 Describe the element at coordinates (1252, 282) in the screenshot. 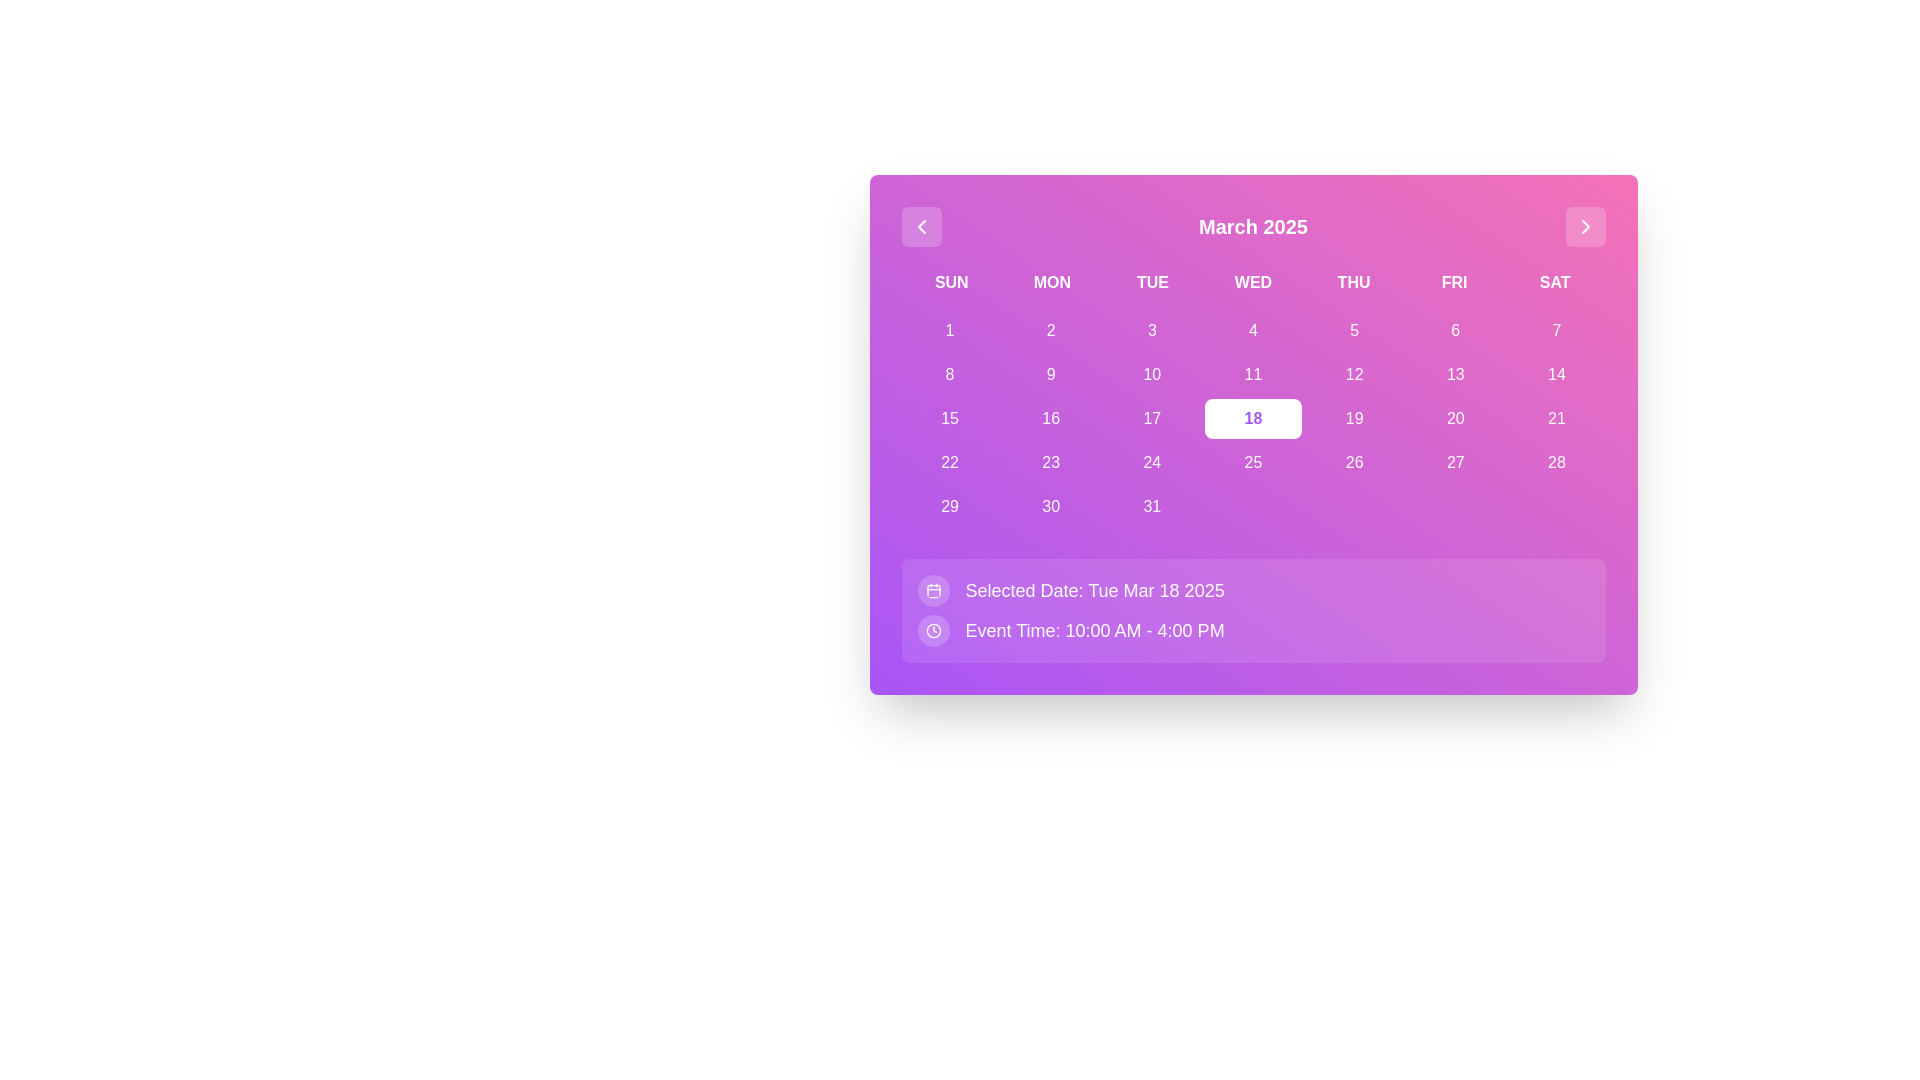

I see `the static label group indicating the days of the week in the calendar header, located just below the month and year title` at that location.